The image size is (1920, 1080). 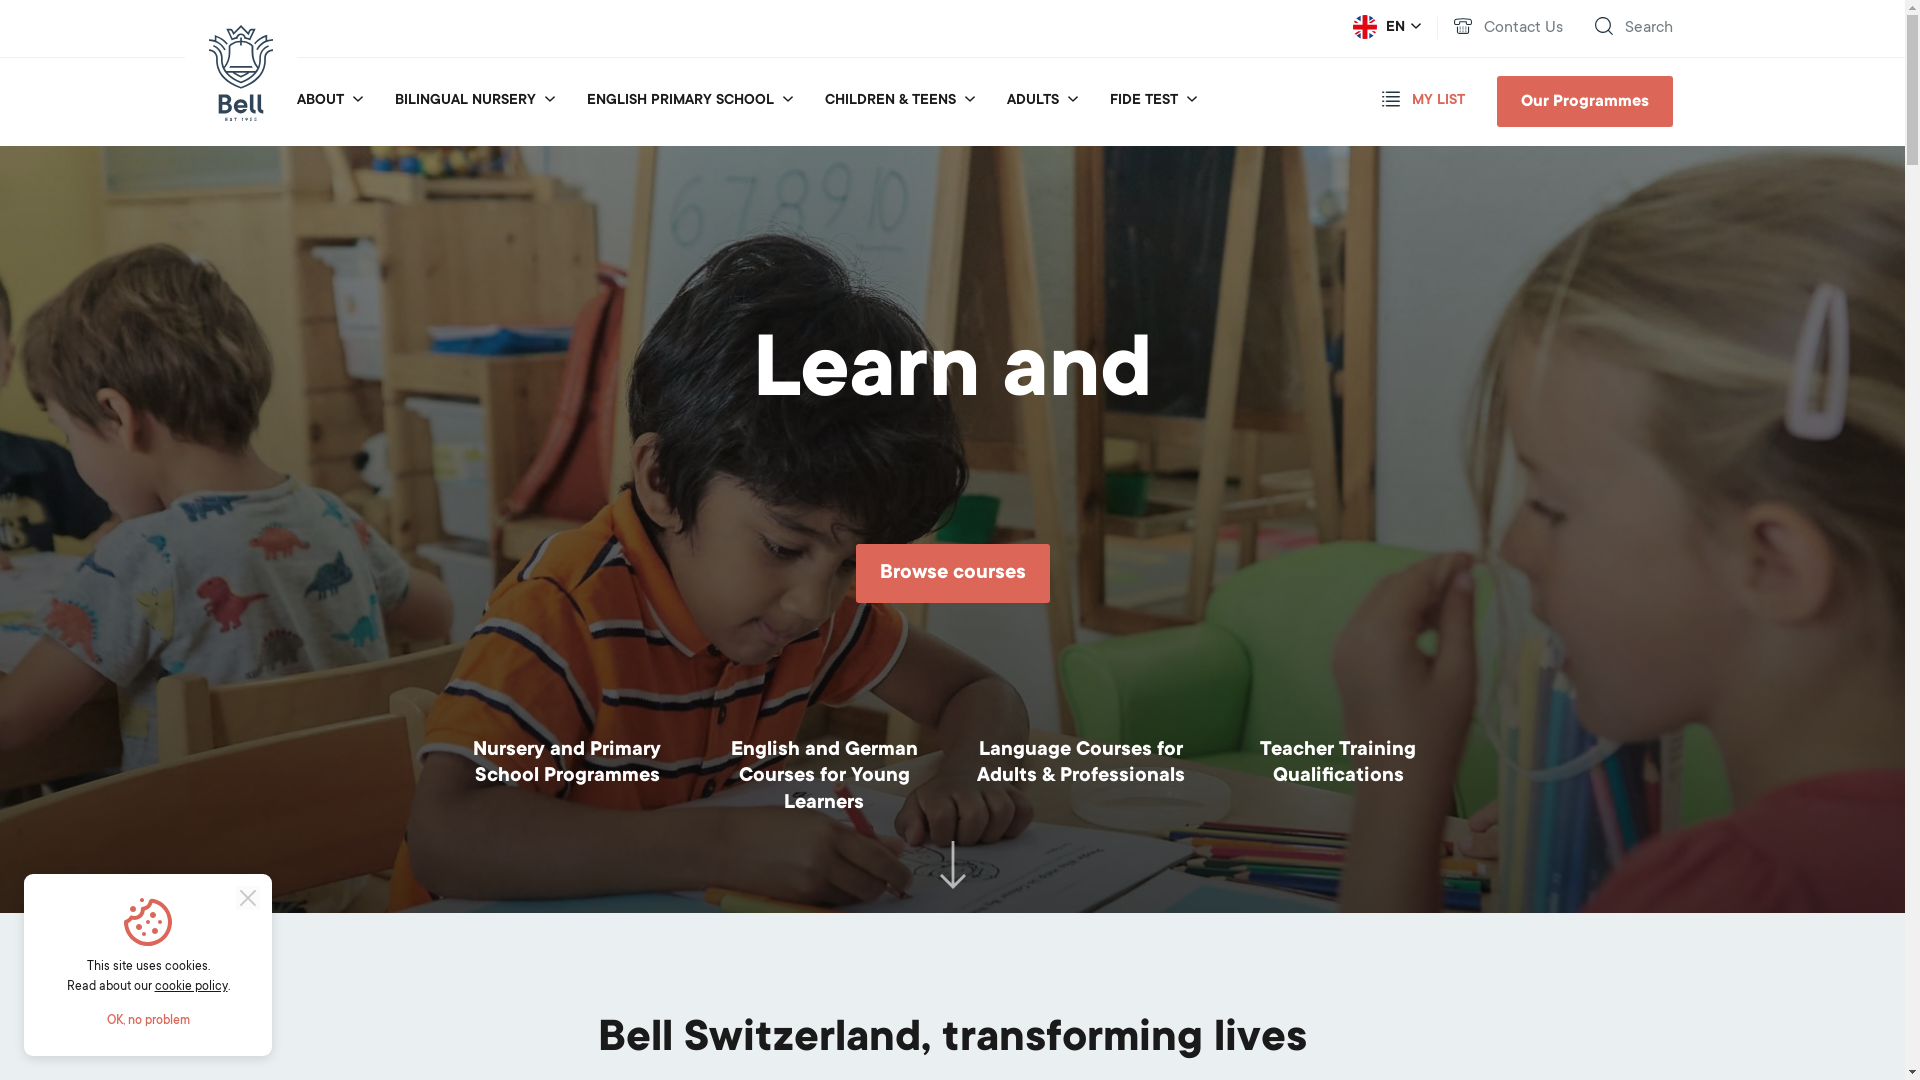 What do you see at coordinates (1381, 100) in the screenshot?
I see `'MY LIST'` at bounding box center [1381, 100].